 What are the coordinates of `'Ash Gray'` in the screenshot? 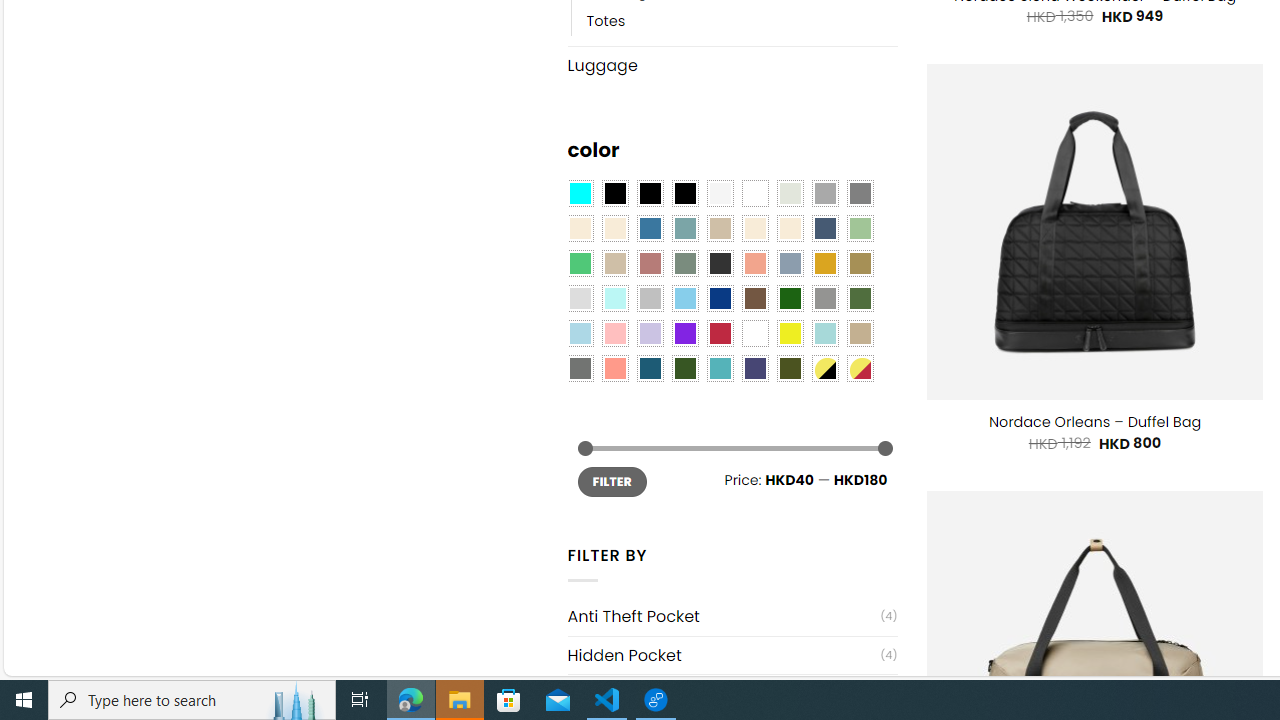 It's located at (788, 194).